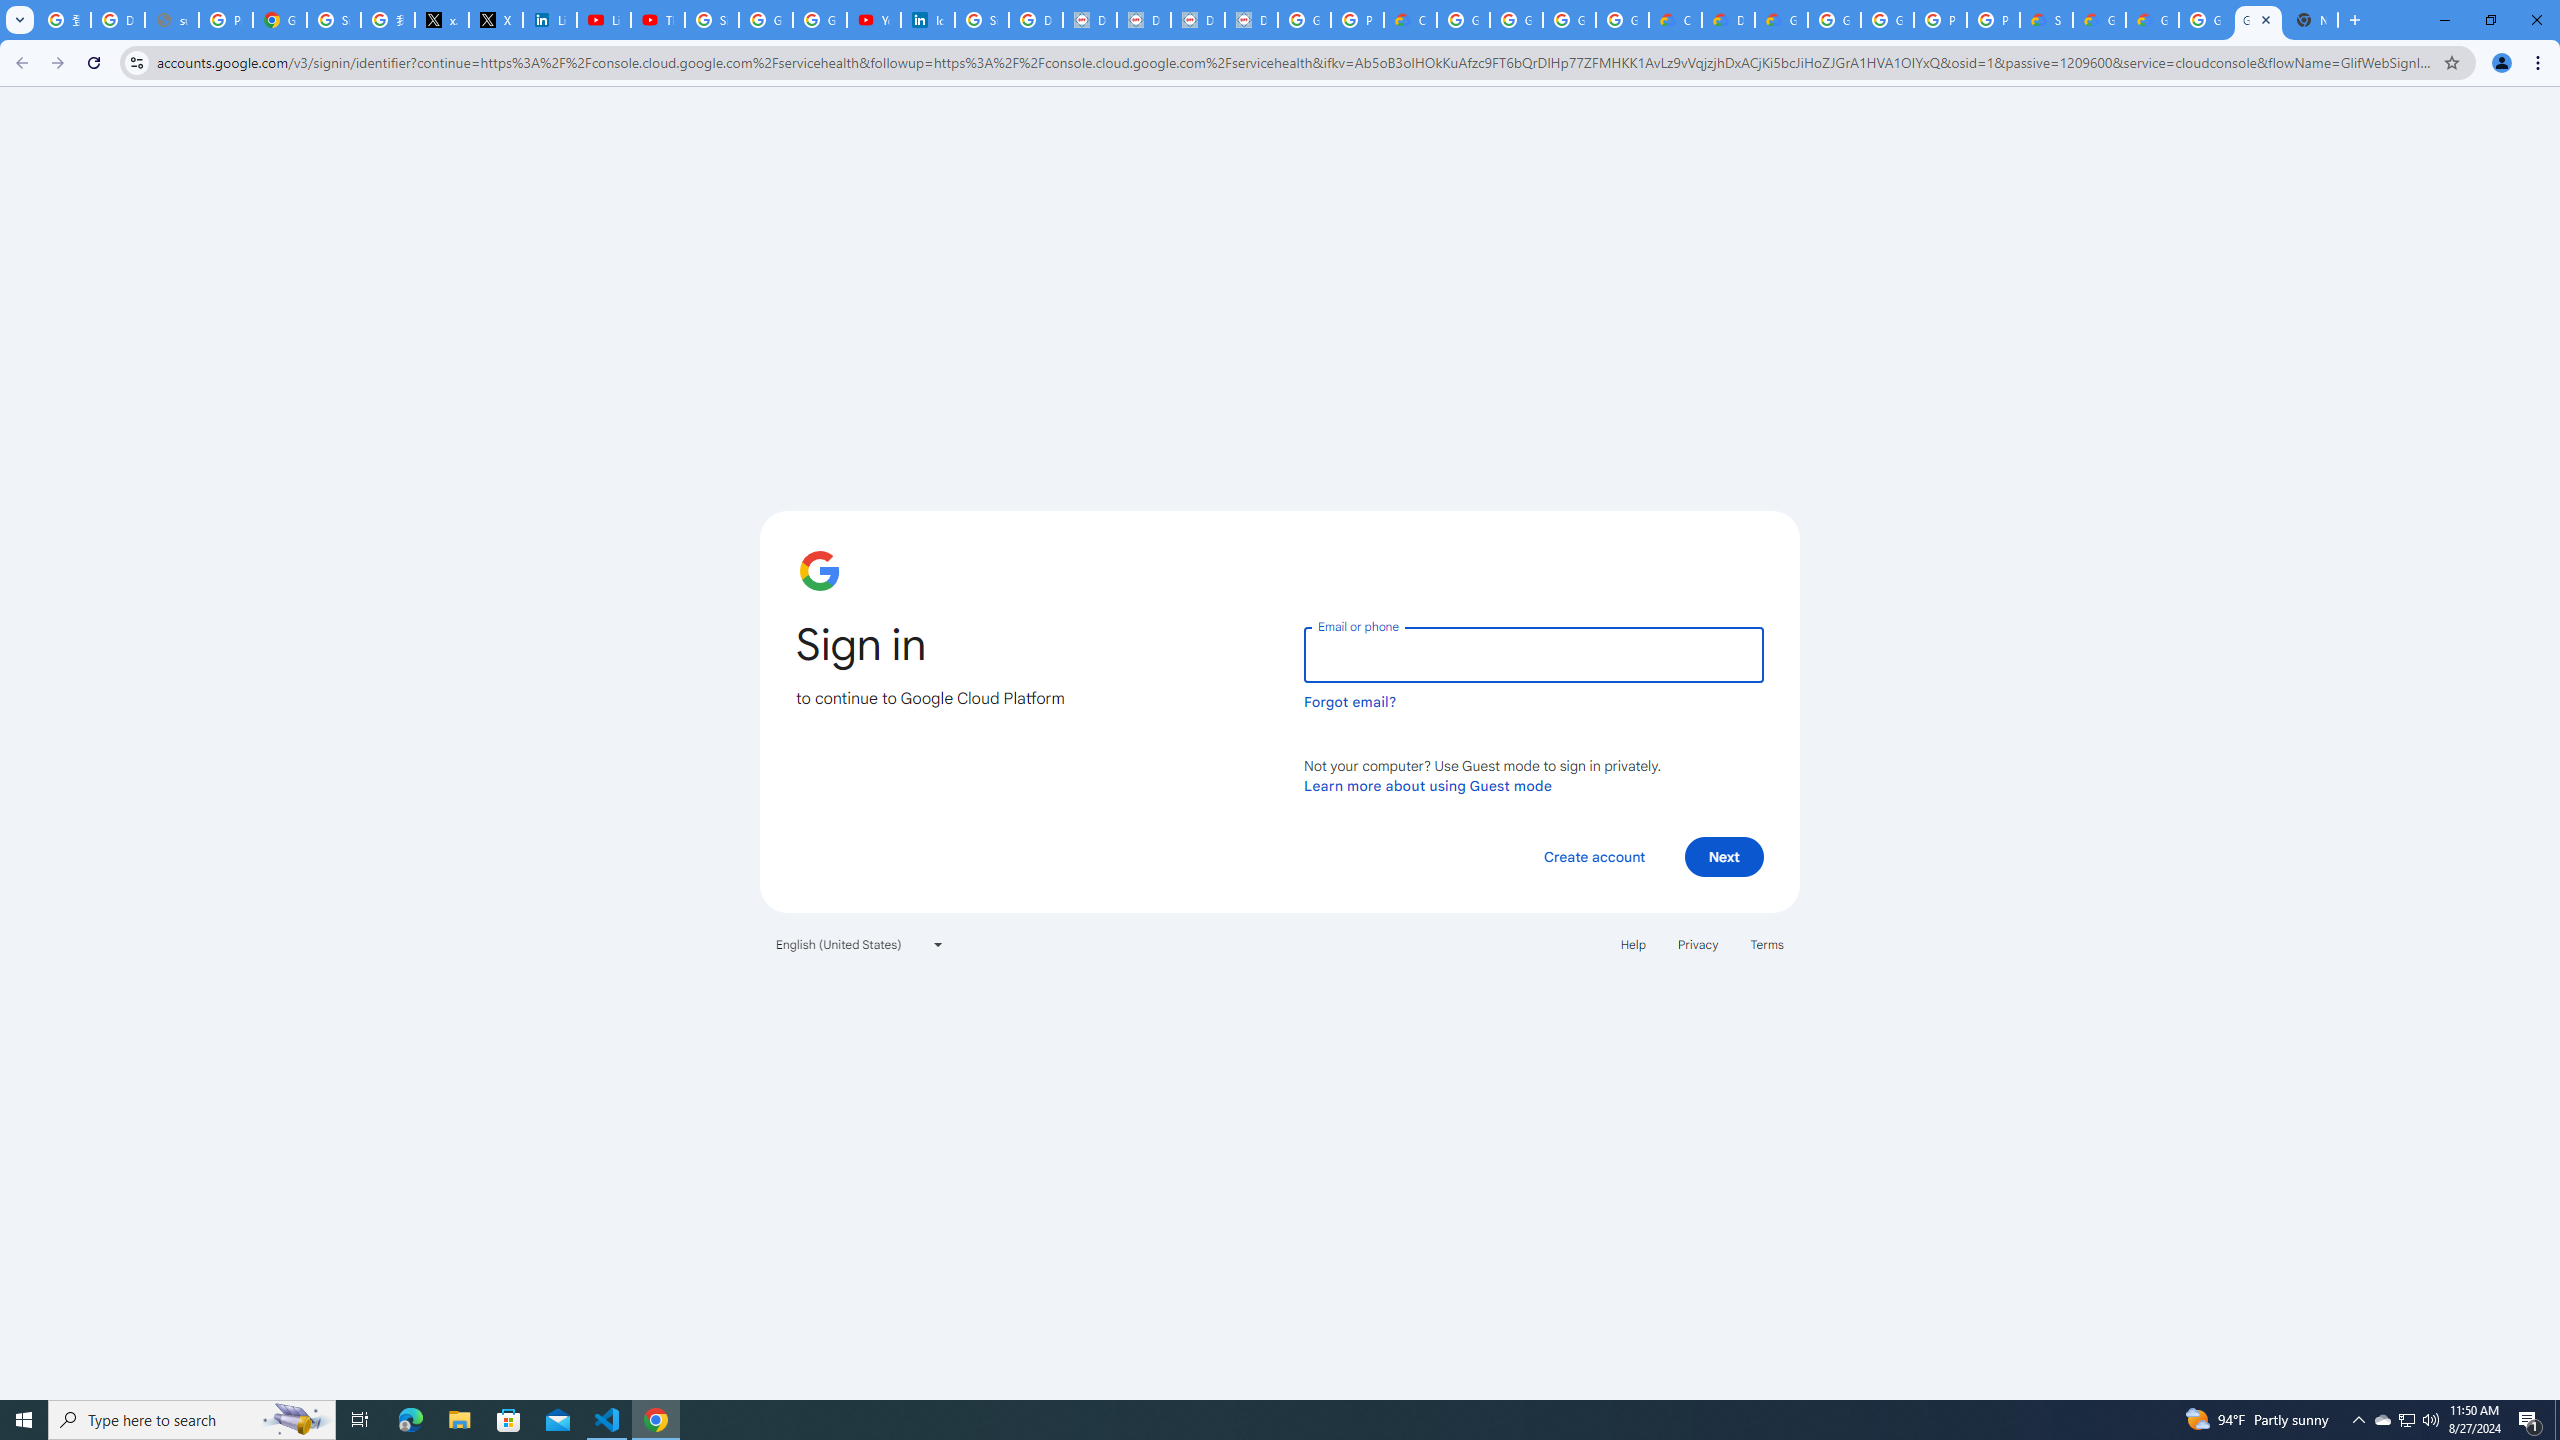 This screenshot has height=1440, width=2560. Describe the element at coordinates (2311, 19) in the screenshot. I see `'New Tab'` at that location.